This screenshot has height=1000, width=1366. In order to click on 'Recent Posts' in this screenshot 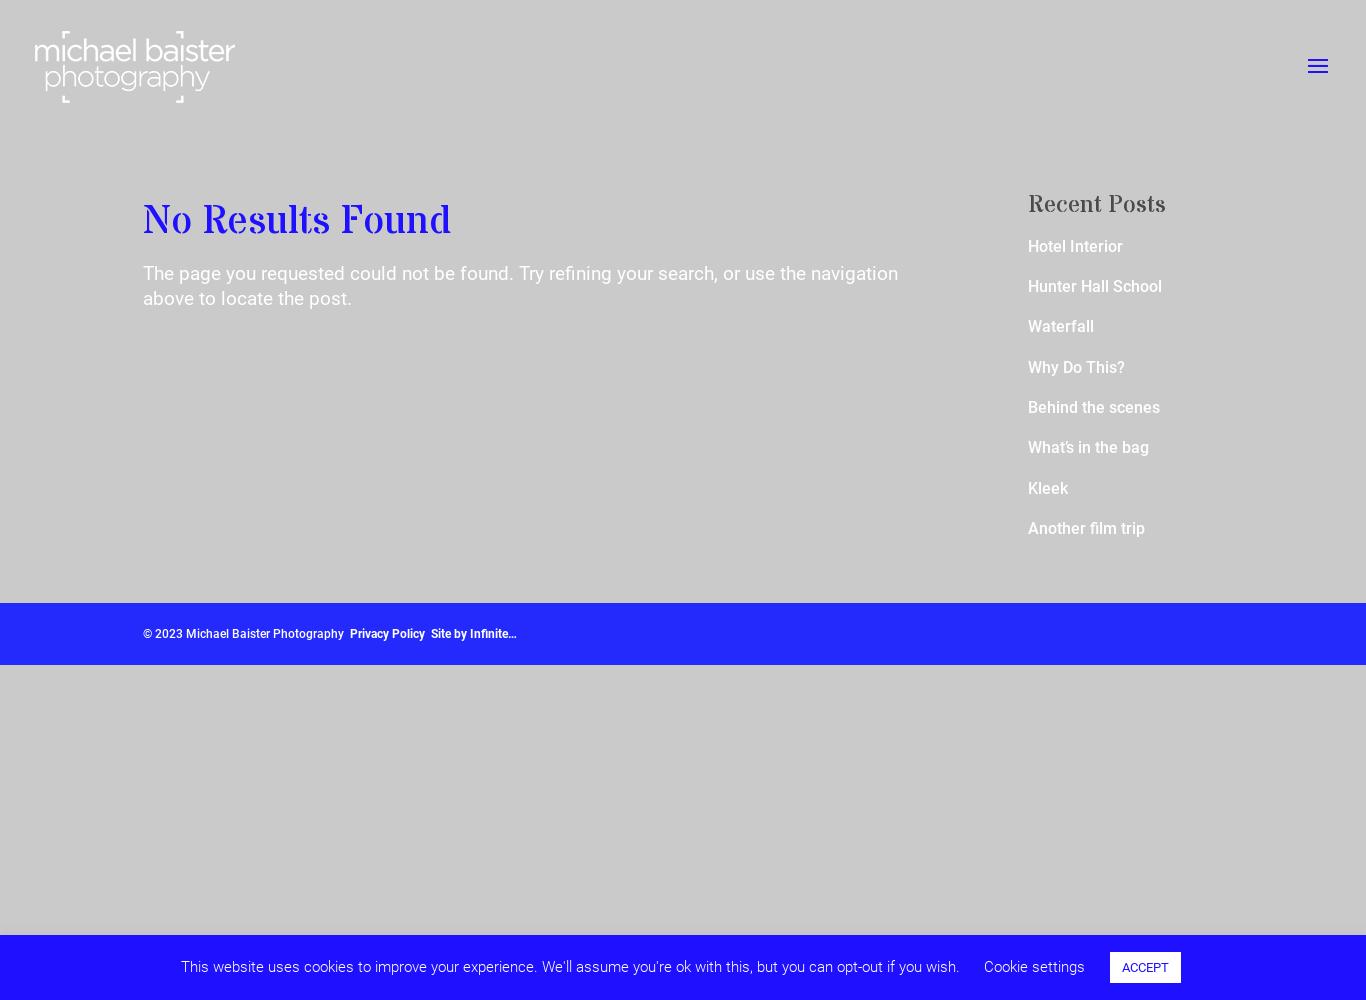, I will do `click(1094, 204)`.